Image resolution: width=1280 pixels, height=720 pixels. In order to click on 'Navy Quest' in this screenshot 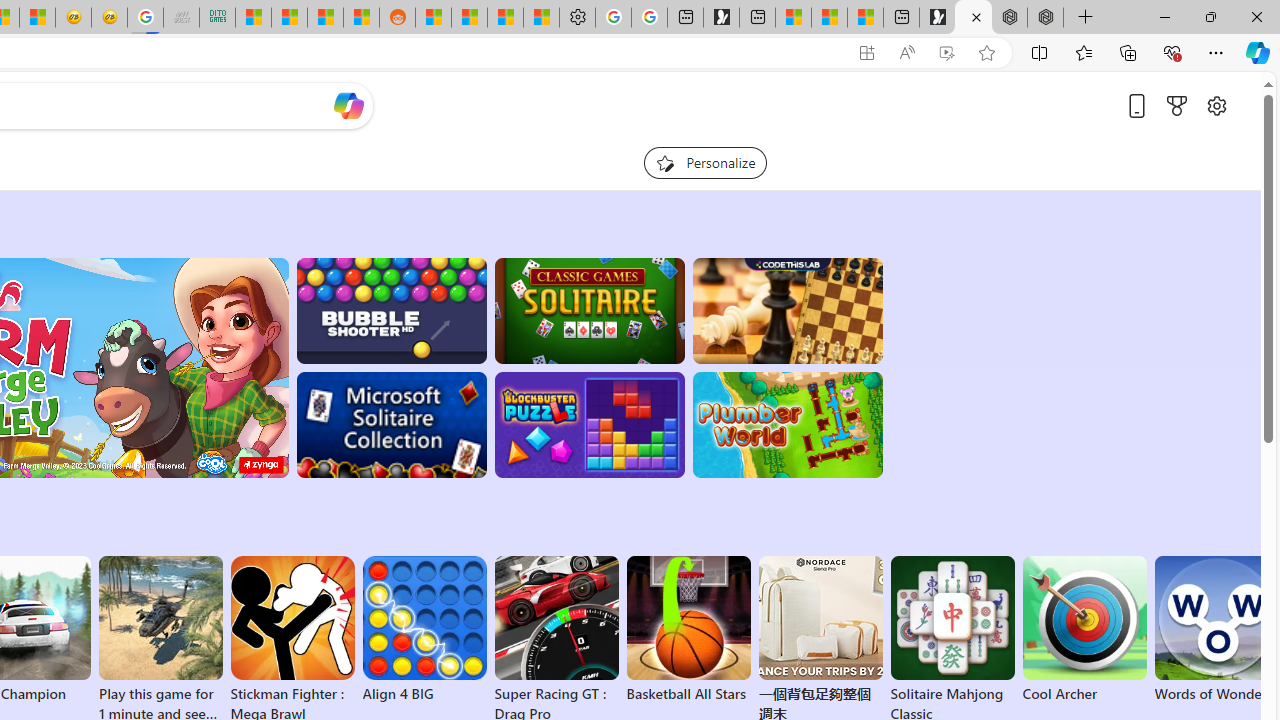, I will do `click(181, 17)`.